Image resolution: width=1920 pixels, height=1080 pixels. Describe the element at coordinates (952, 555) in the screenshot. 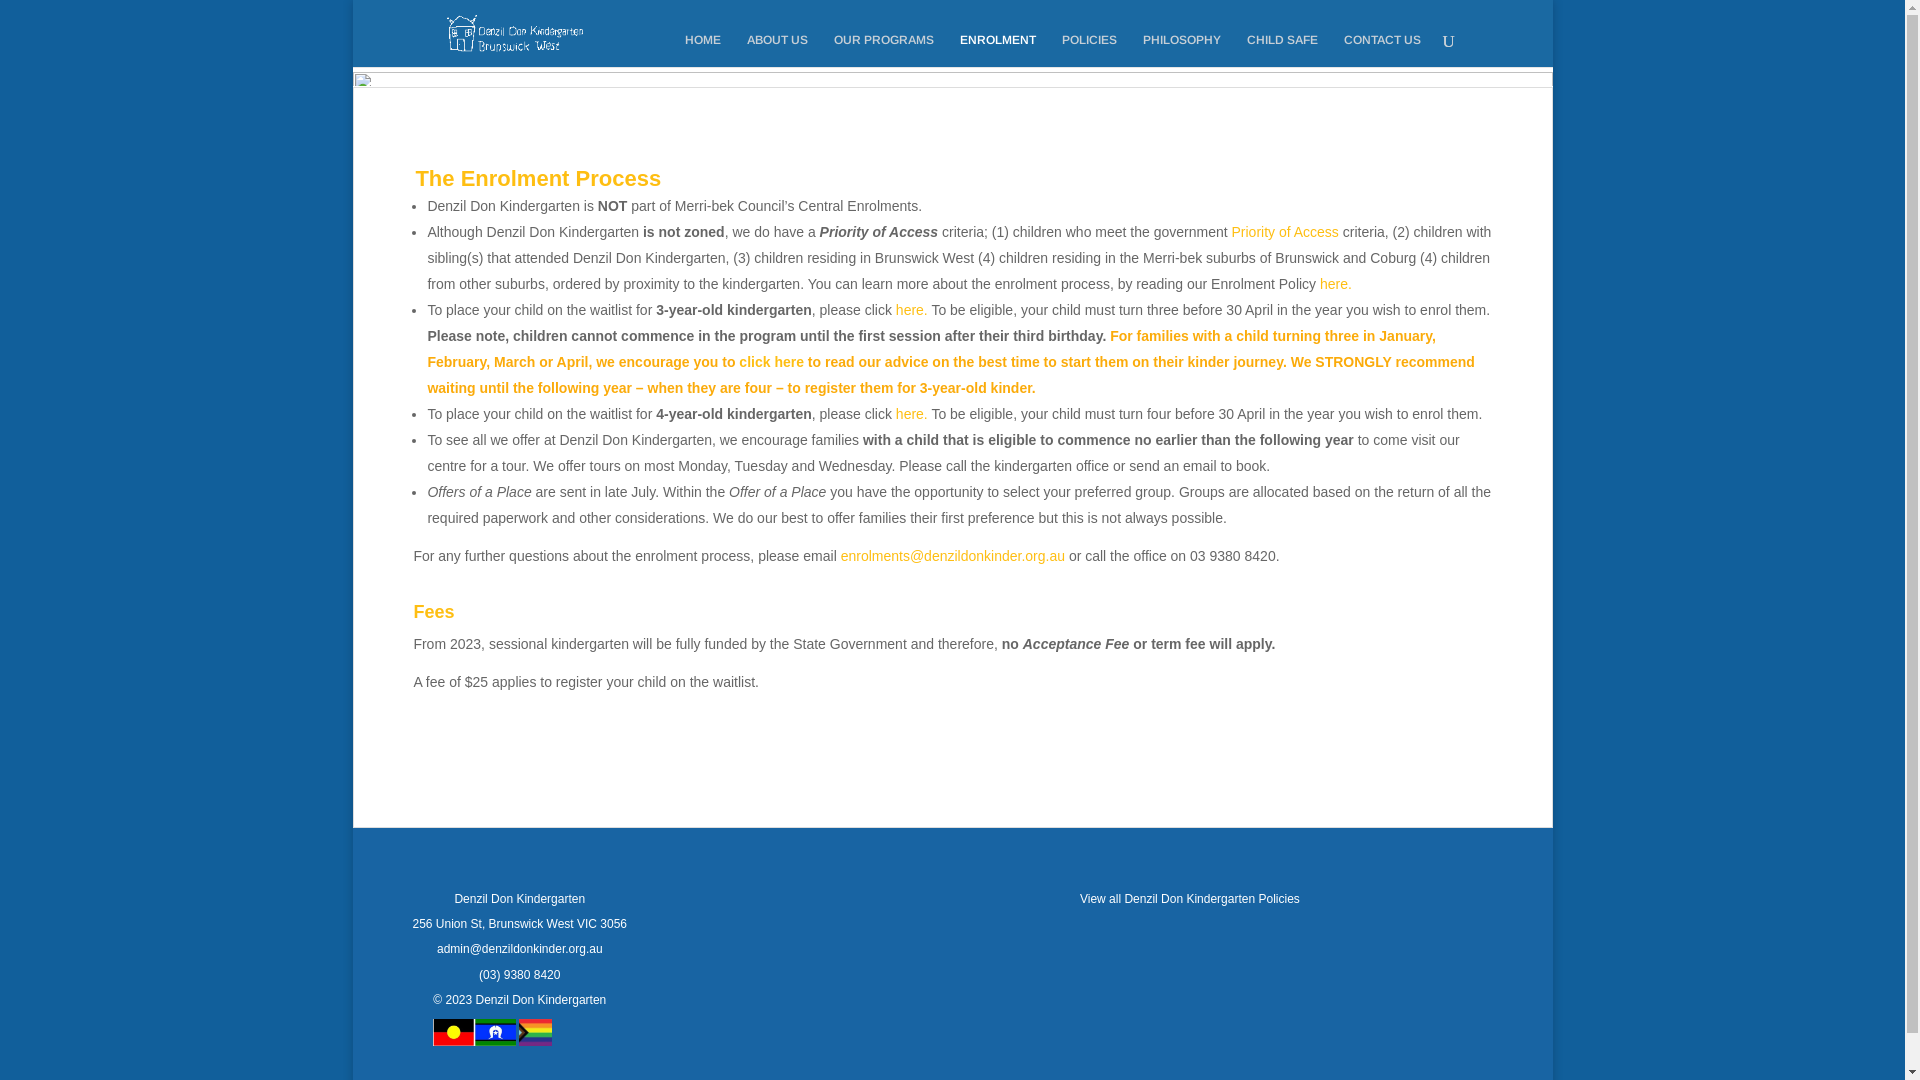

I see `'enrolments@denzildonkinder.org.au'` at that location.